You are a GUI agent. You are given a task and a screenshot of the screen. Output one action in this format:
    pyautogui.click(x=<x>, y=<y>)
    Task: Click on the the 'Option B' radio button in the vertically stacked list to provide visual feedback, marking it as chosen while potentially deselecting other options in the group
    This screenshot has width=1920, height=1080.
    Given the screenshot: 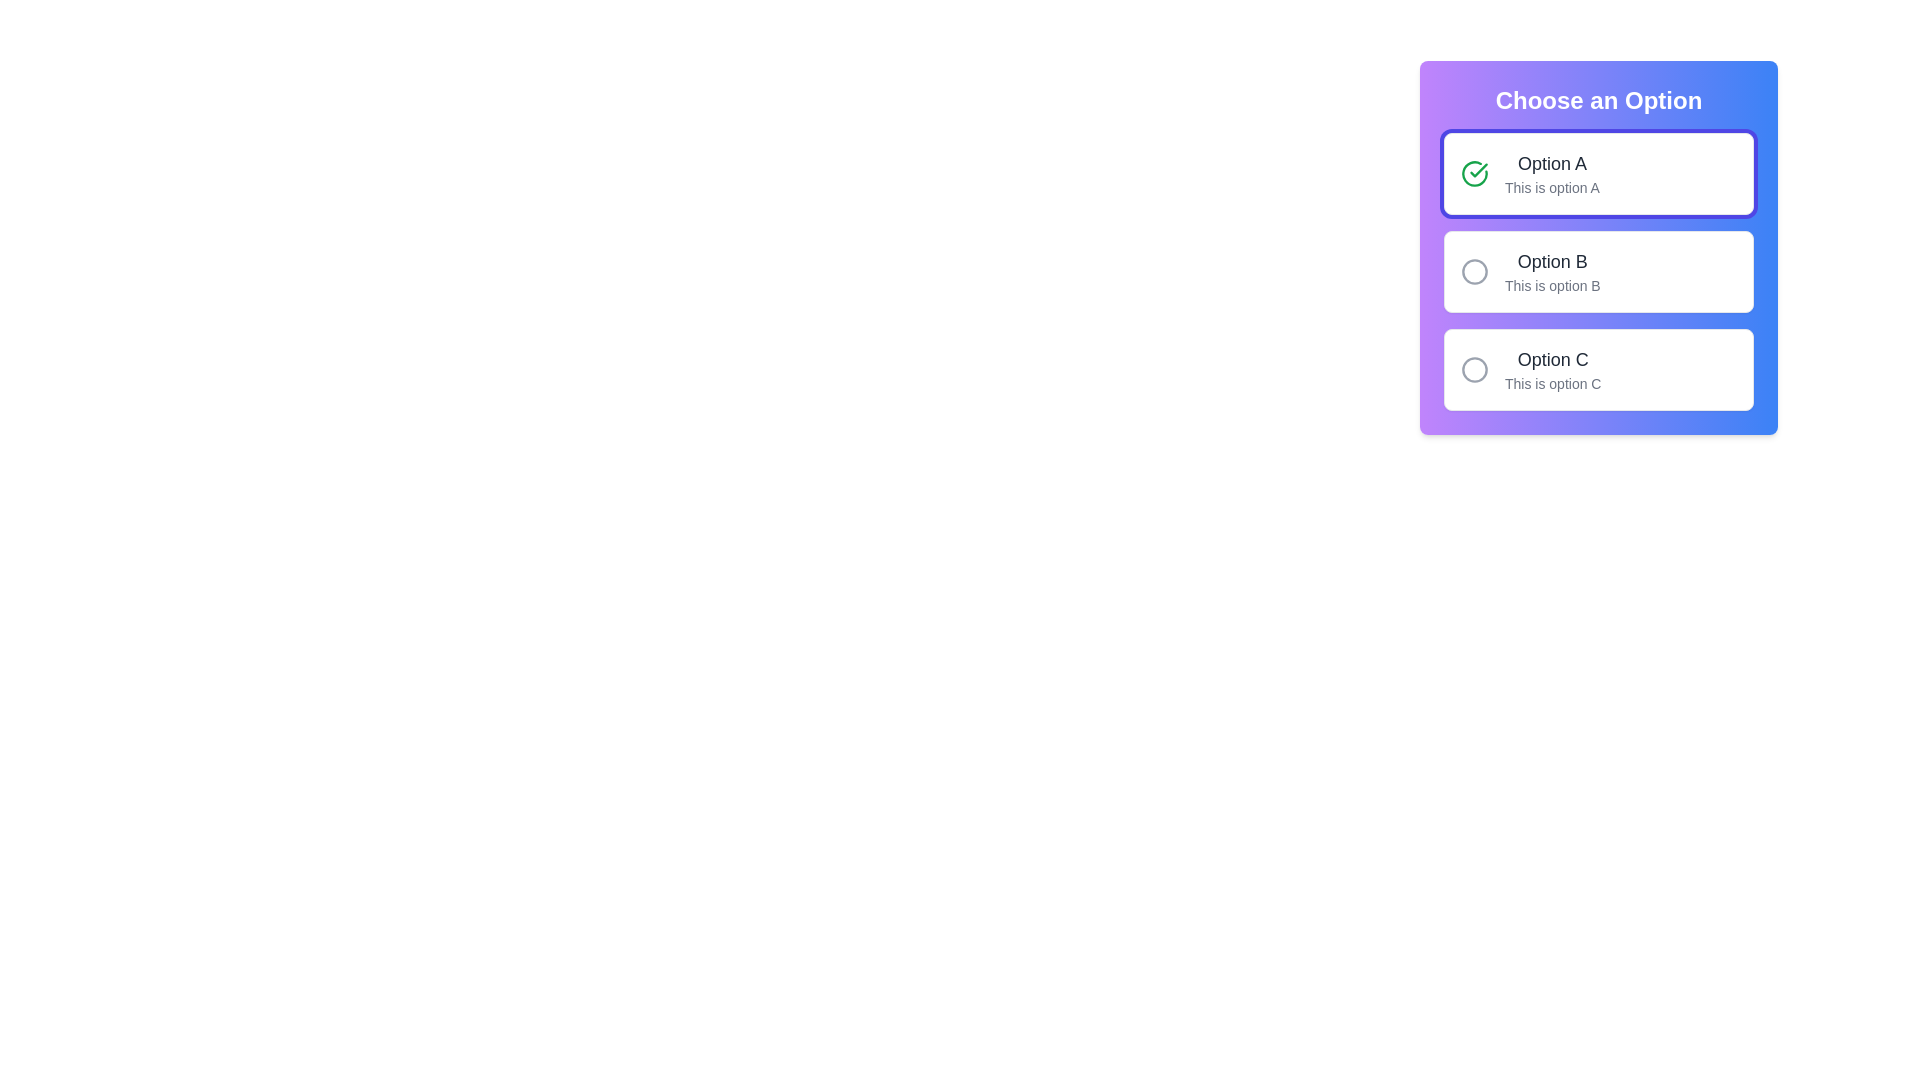 What is the action you would take?
    pyautogui.click(x=1597, y=272)
    